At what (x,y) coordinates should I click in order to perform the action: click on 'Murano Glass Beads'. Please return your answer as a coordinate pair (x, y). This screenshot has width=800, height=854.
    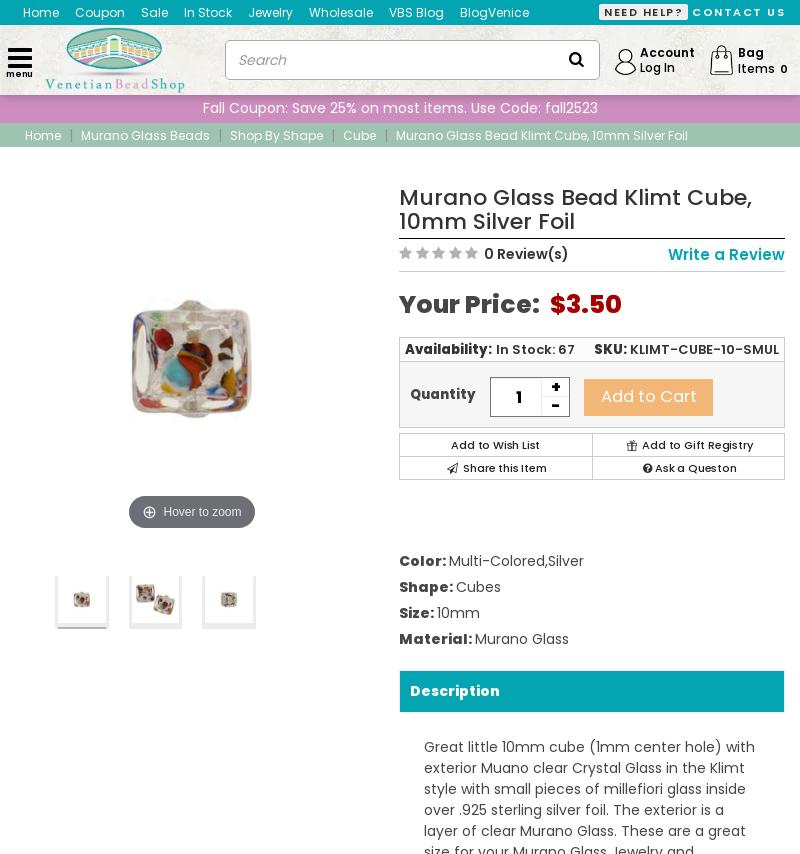
    Looking at the image, I should click on (145, 133).